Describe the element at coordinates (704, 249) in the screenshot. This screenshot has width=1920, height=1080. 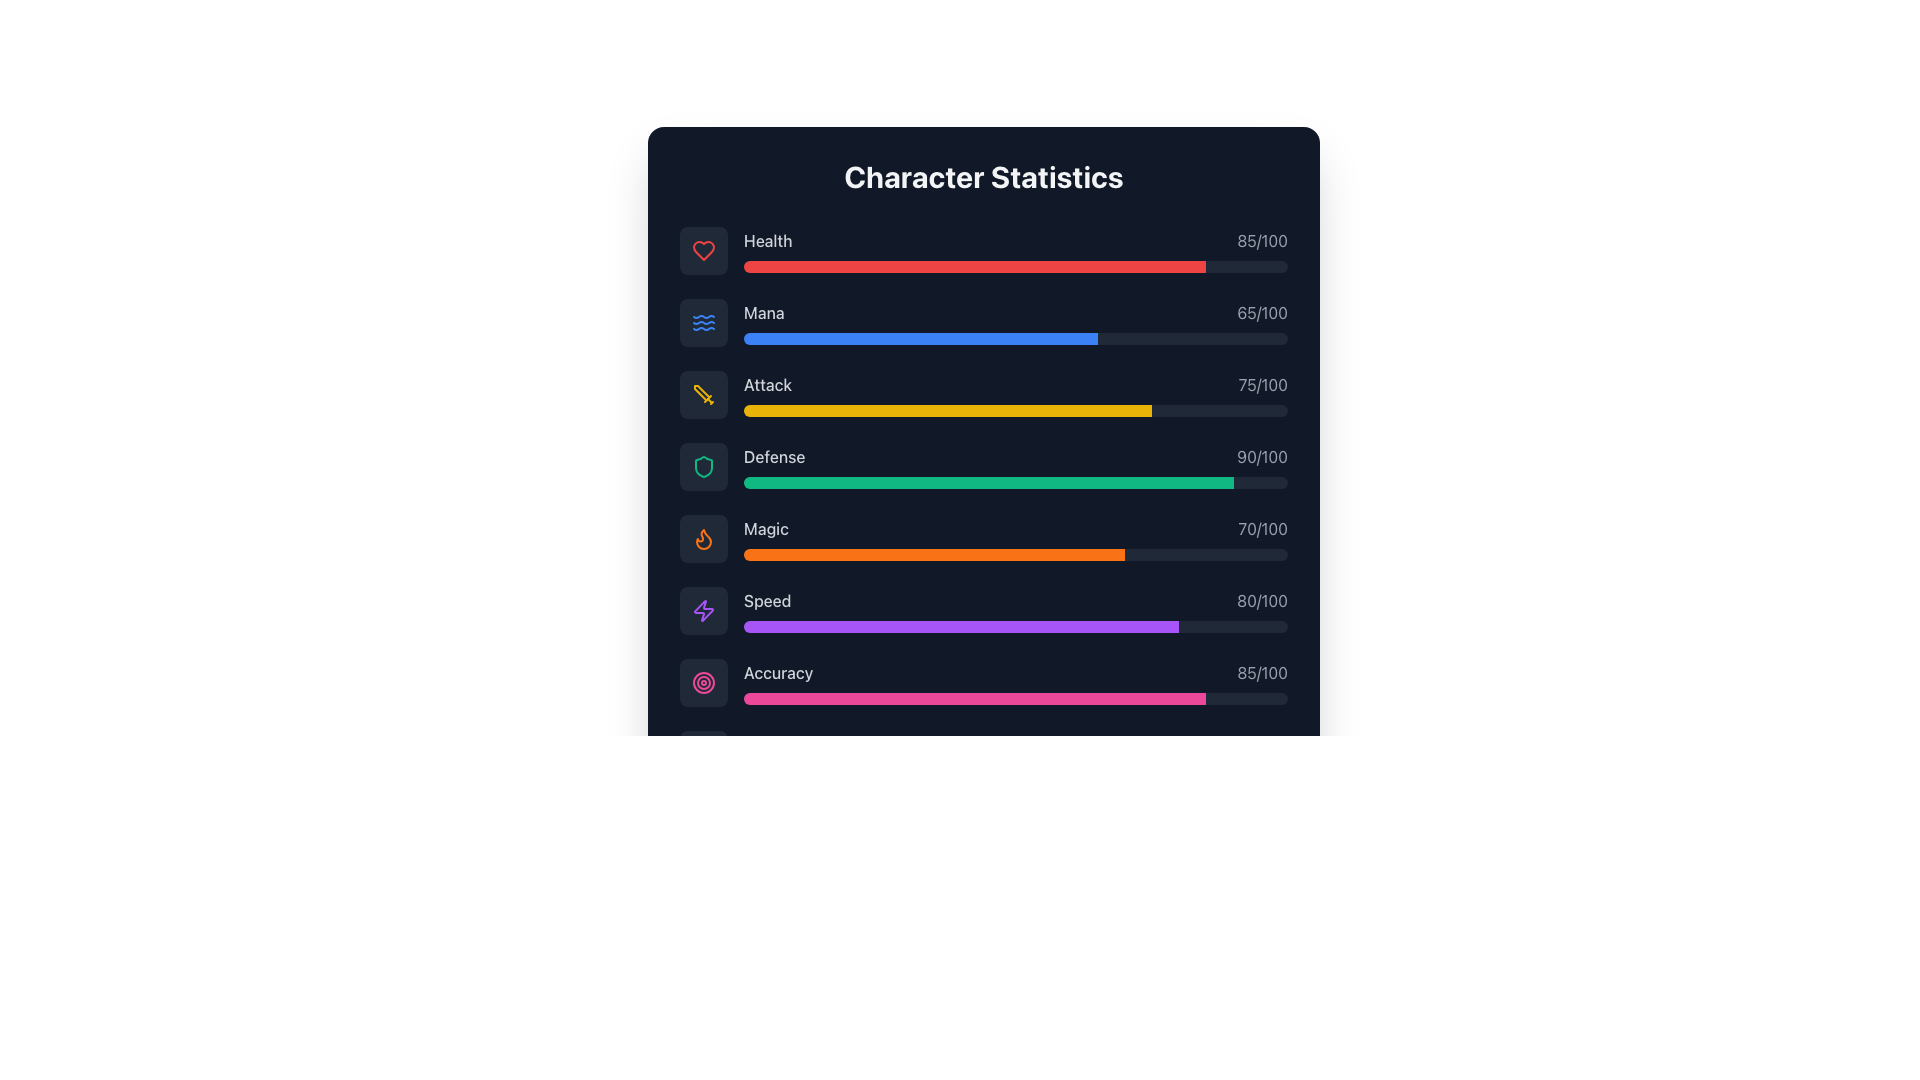
I see `SVG structure of the heart-shaped icon outlined in red, which is located in the first row of the statistics table to the left of the 'Health' label` at that location.